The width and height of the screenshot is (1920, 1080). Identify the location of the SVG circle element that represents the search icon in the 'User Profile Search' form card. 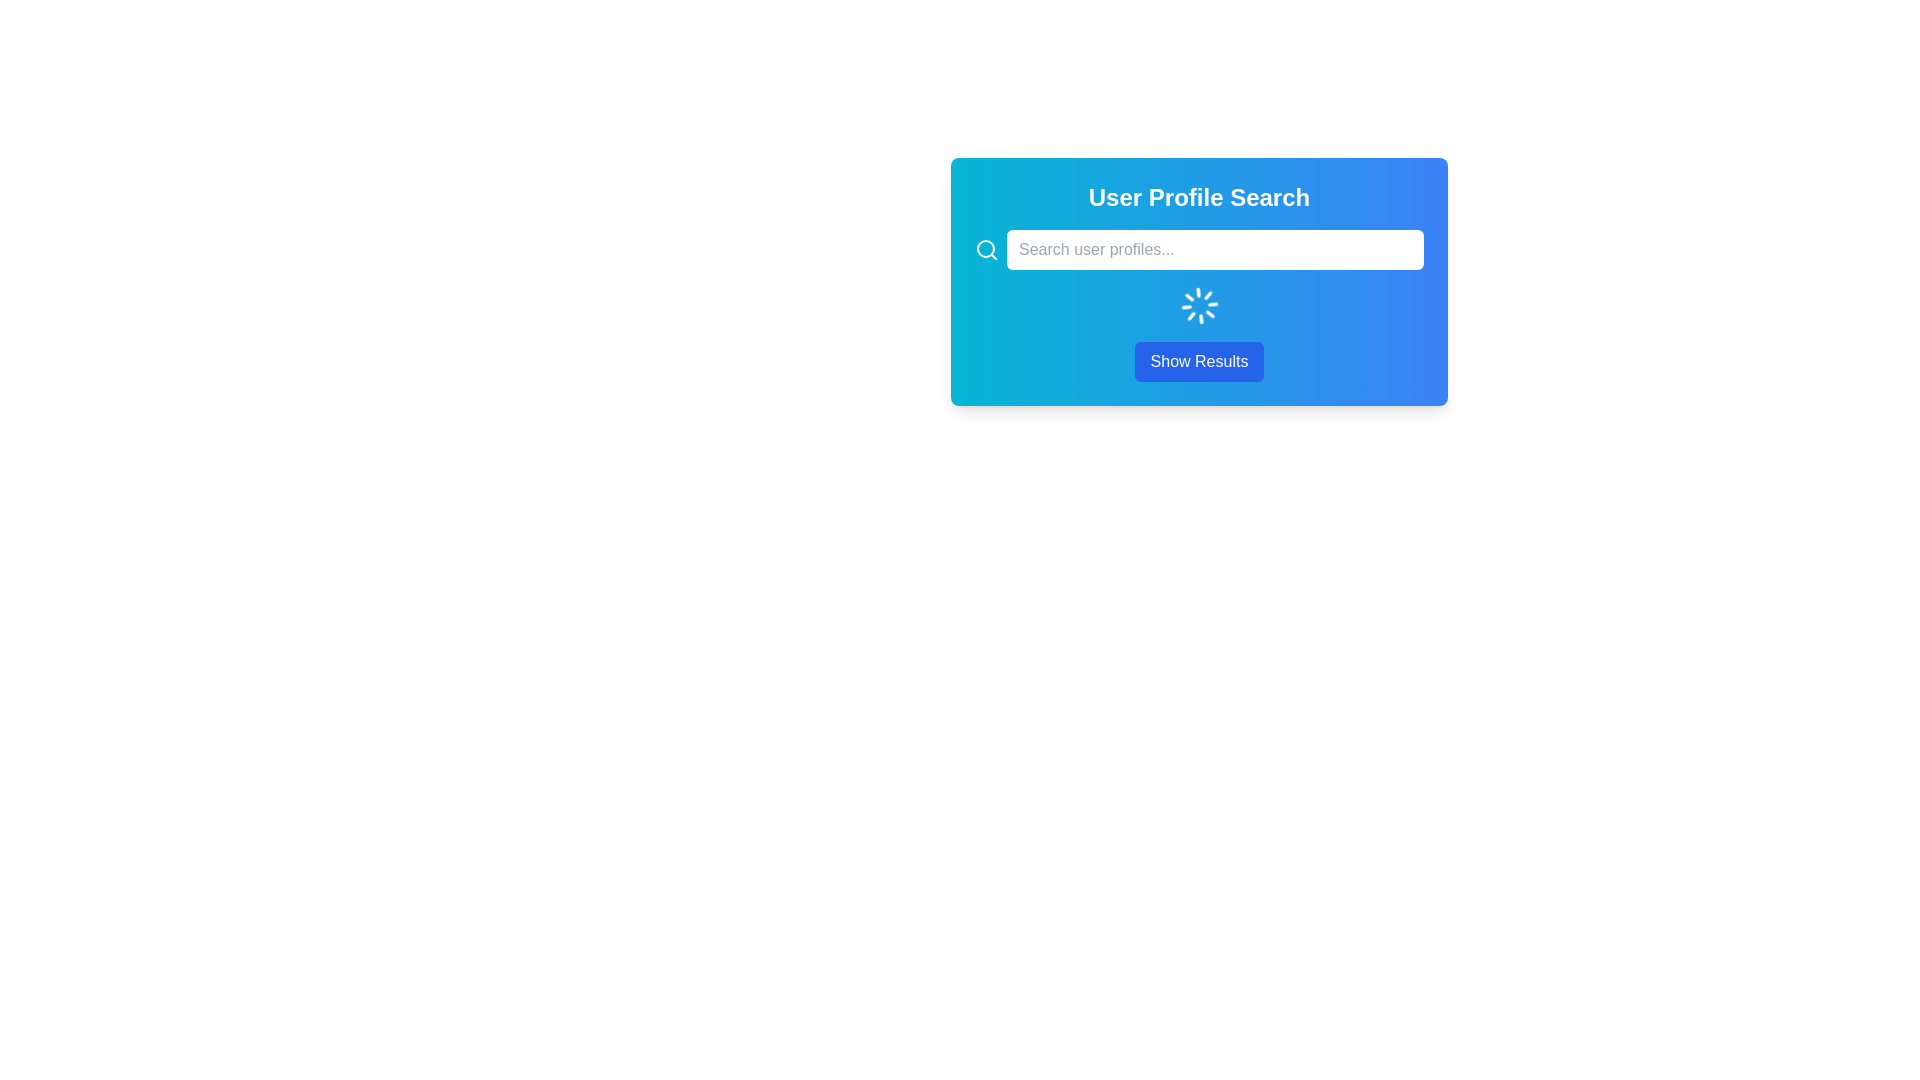
(985, 248).